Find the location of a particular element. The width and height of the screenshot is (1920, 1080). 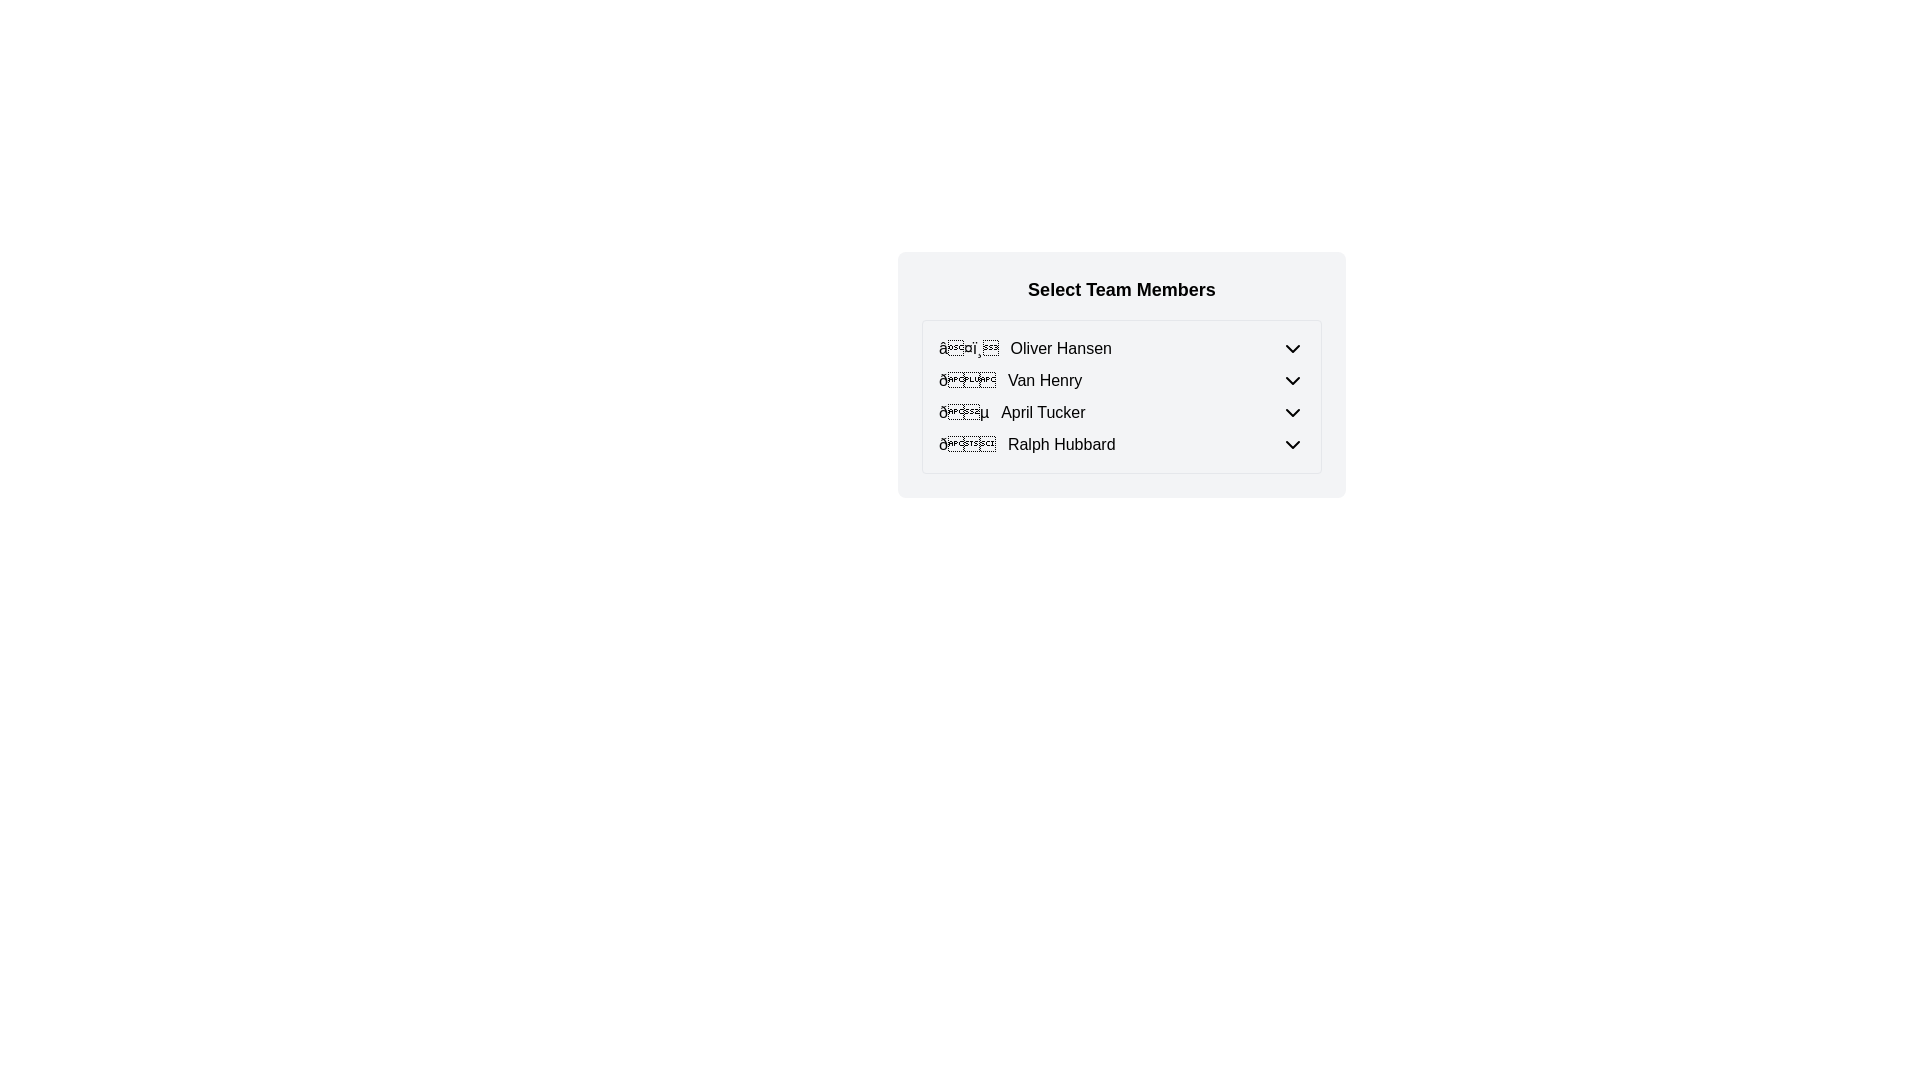

the static icon located to the left of the name 'Van Henry' in the list item is located at coordinates (967, 381).